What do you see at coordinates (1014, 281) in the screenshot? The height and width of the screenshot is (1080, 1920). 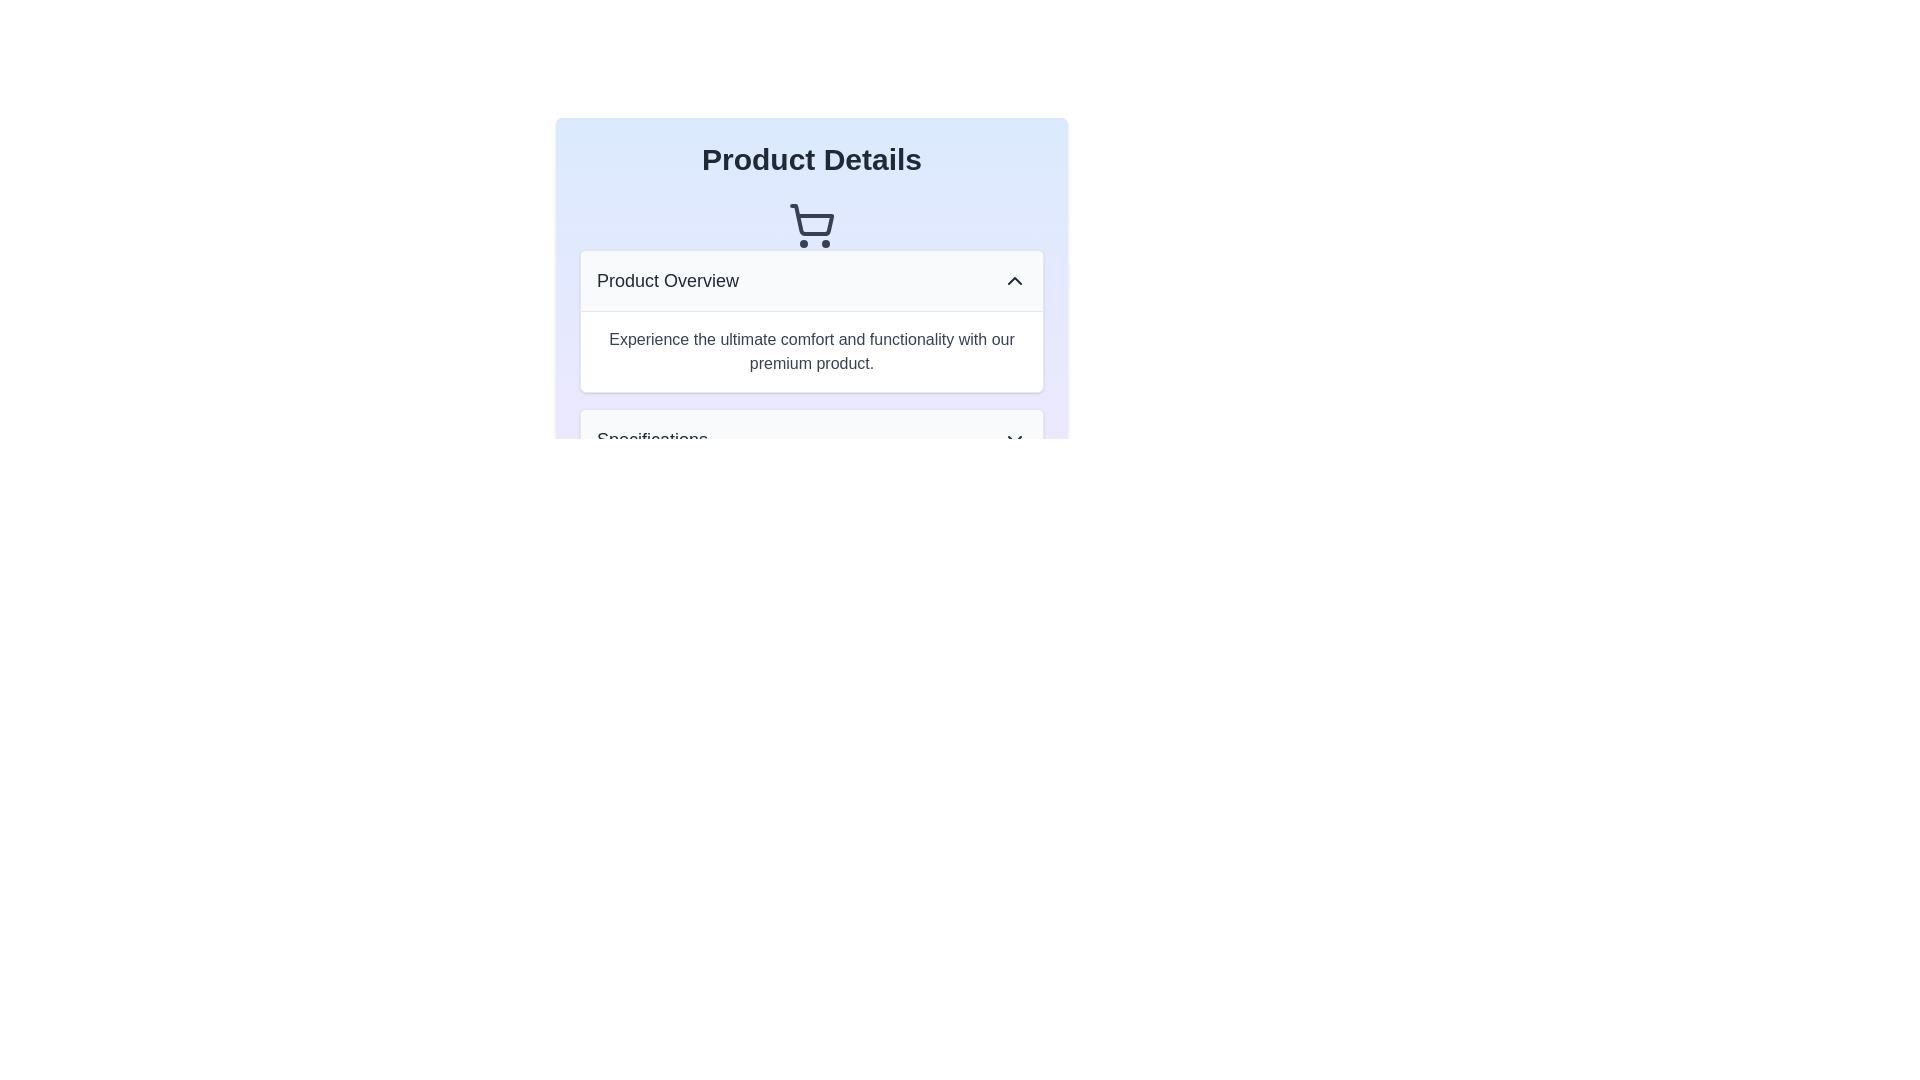 I see `the small upward-pointing chevron icon located on the far-right side of the 'Product Overview' section header` at bounding box center [1014, 281].